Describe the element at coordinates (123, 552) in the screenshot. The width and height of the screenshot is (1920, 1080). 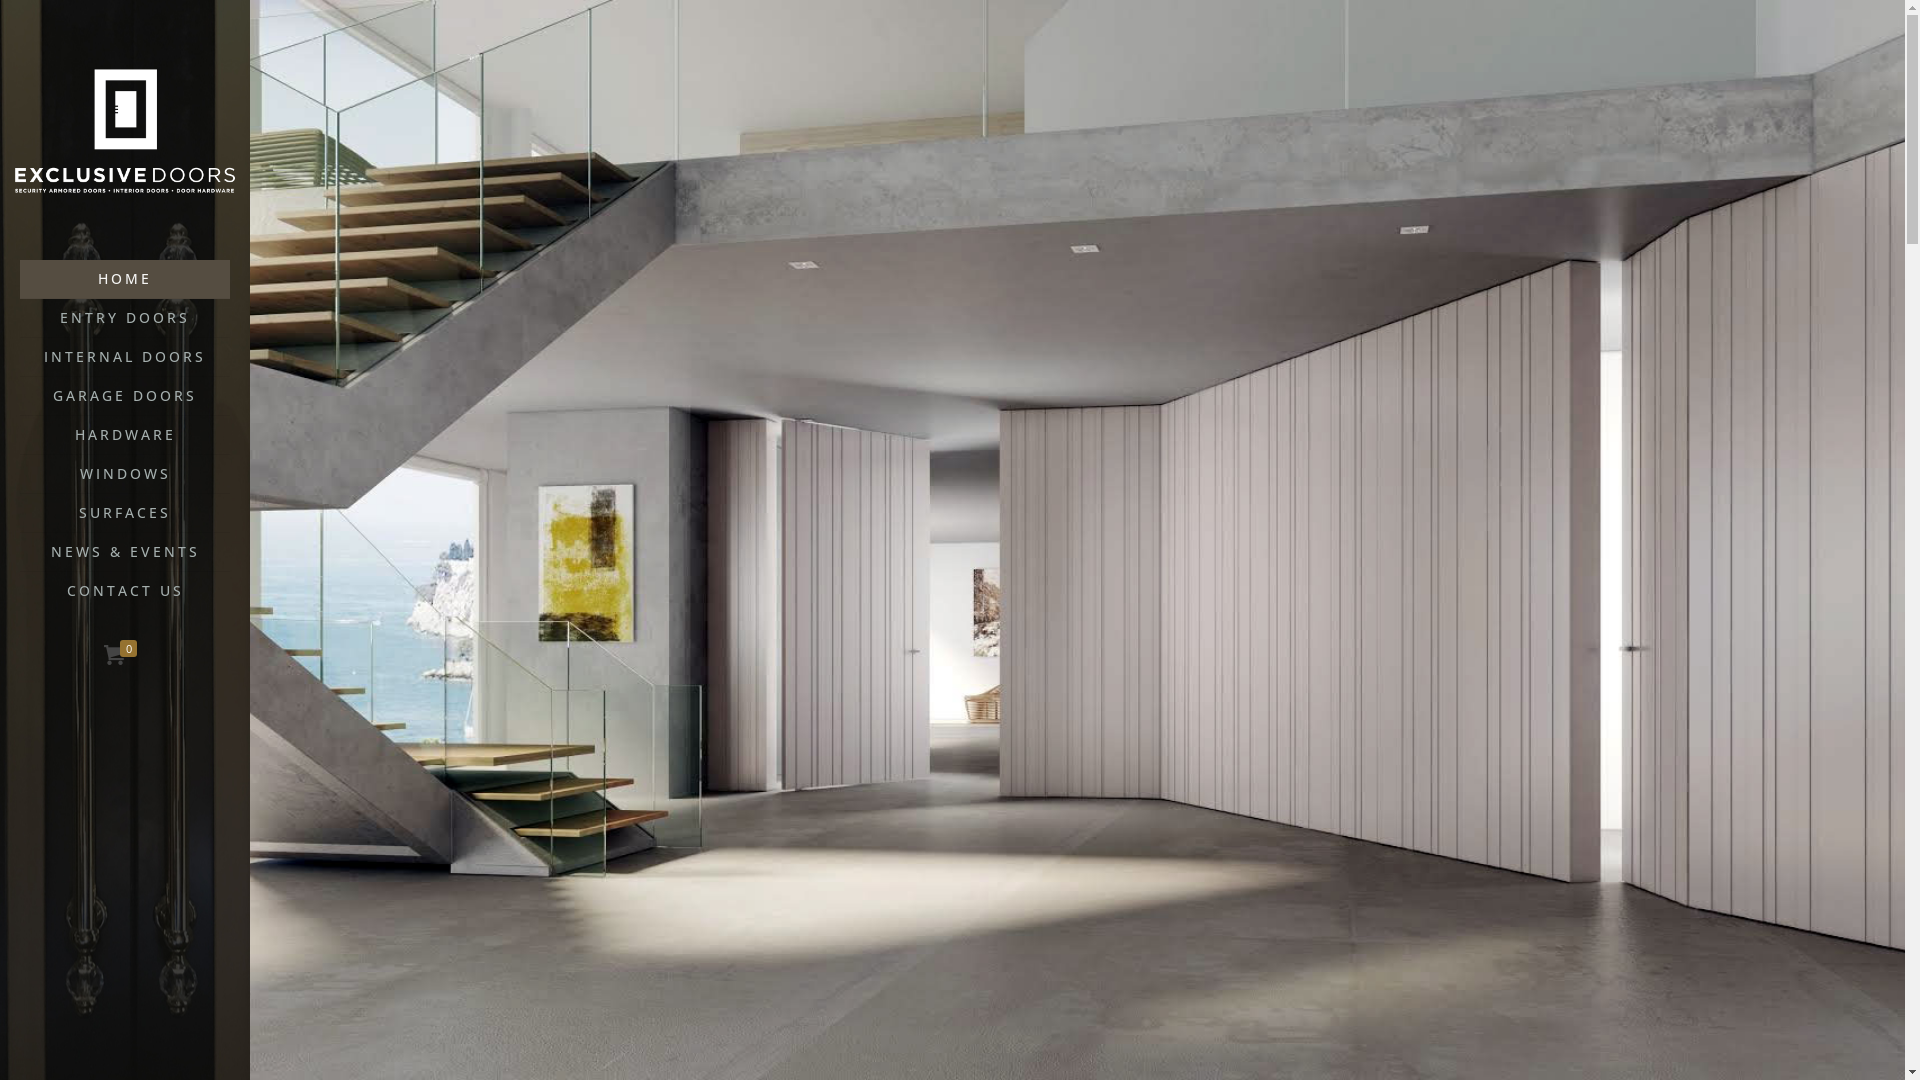
I see `'NEWS & EVENTS'` at that location.